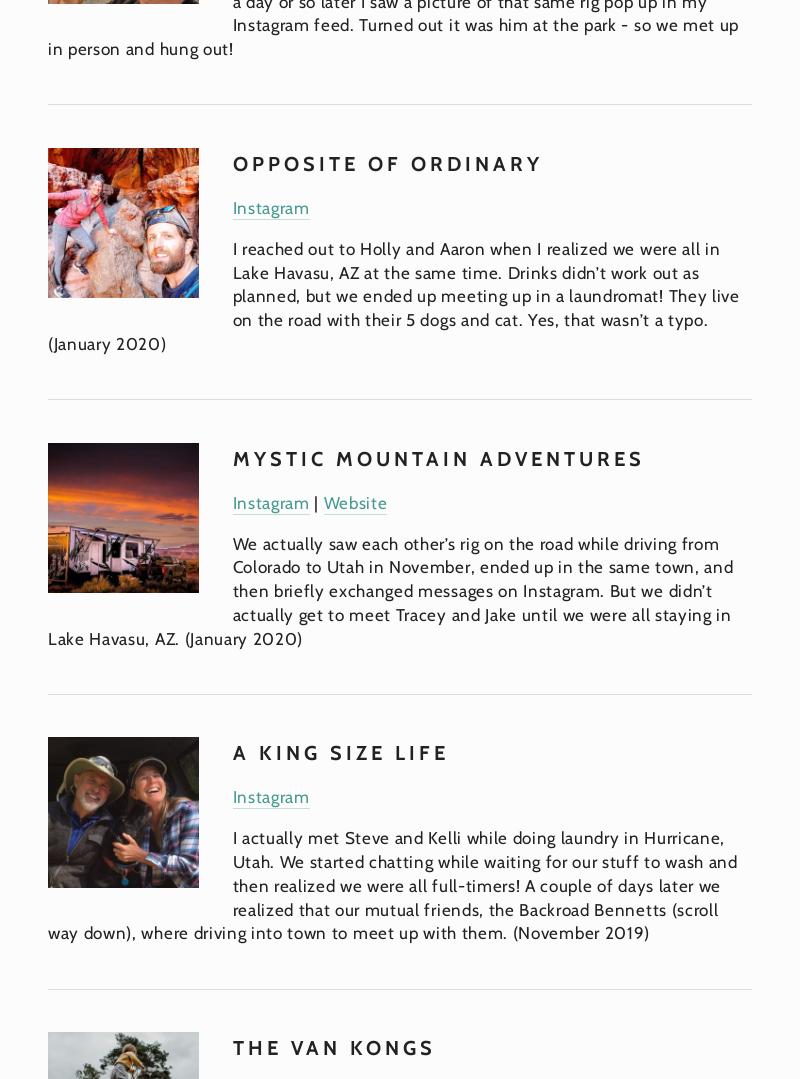  I want to click on 'I reached out to Holly and Aaron when I realized we were all in Lake Havasu, AZ at the same time. Drinks didn’t work out as planned, but we ended up meeting up in a laundromat! They live on the road with their 5 dogs and cat. Yes, that wasn’t a typo. (January 2020)', so click(47, 294).